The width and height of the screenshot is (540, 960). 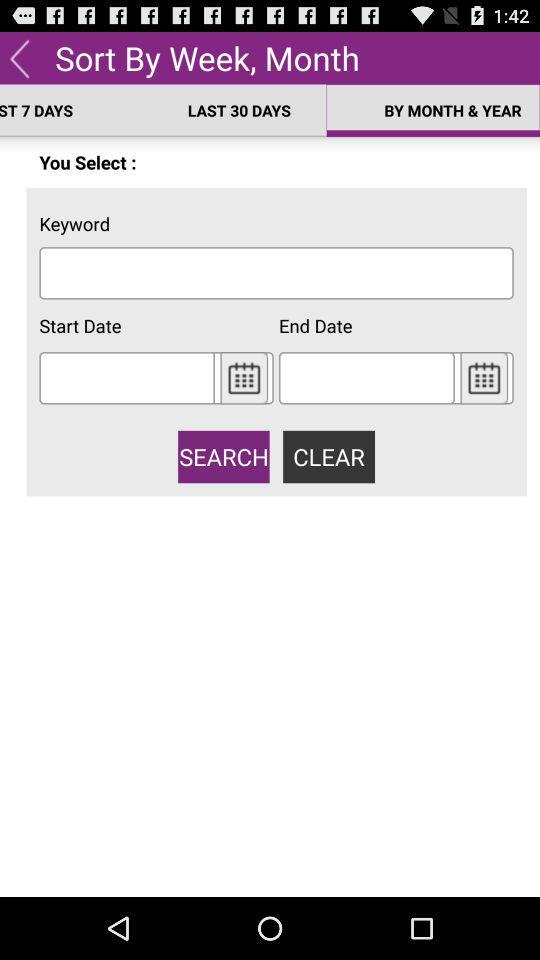 What do you see at coordinates (18, 56) in the screenshot?
I see `previous` at bounding box center [18, 56].